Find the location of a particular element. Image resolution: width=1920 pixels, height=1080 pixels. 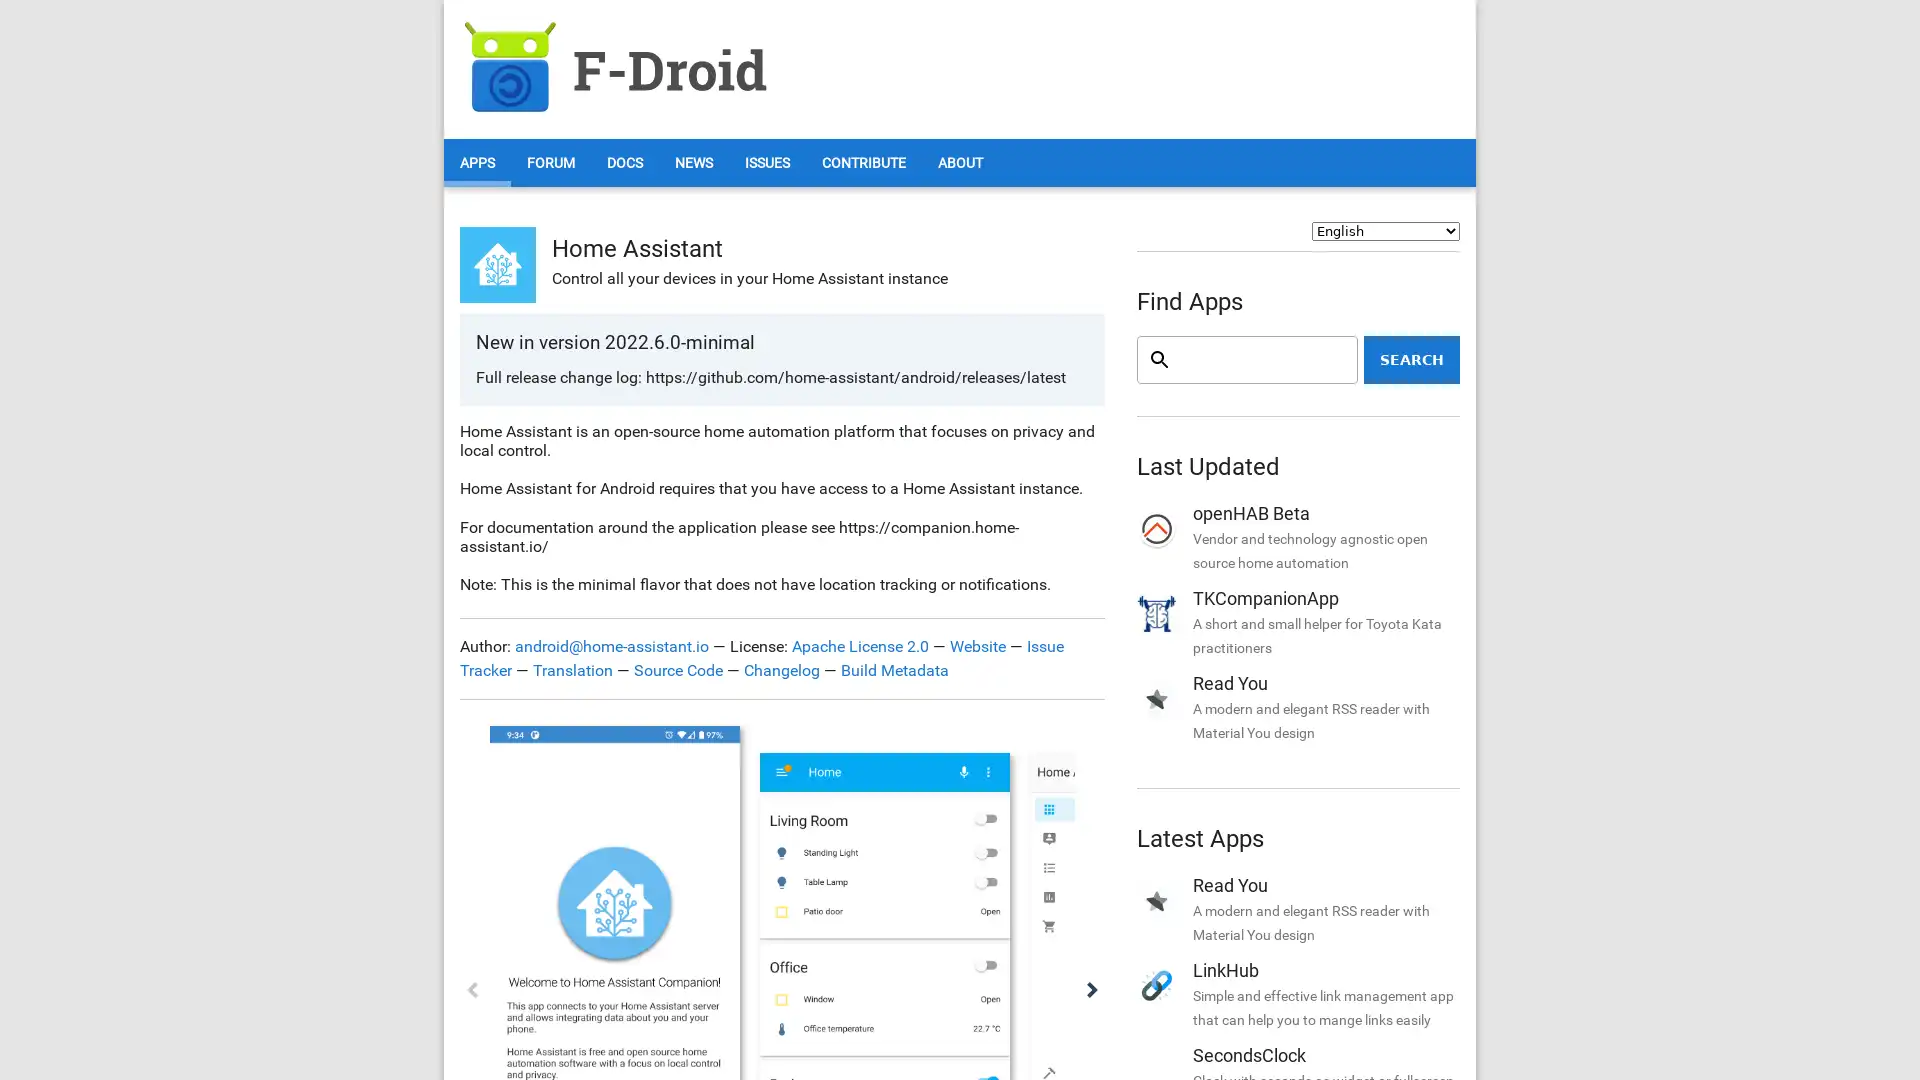

Search is located at coordinates (1410, 357).